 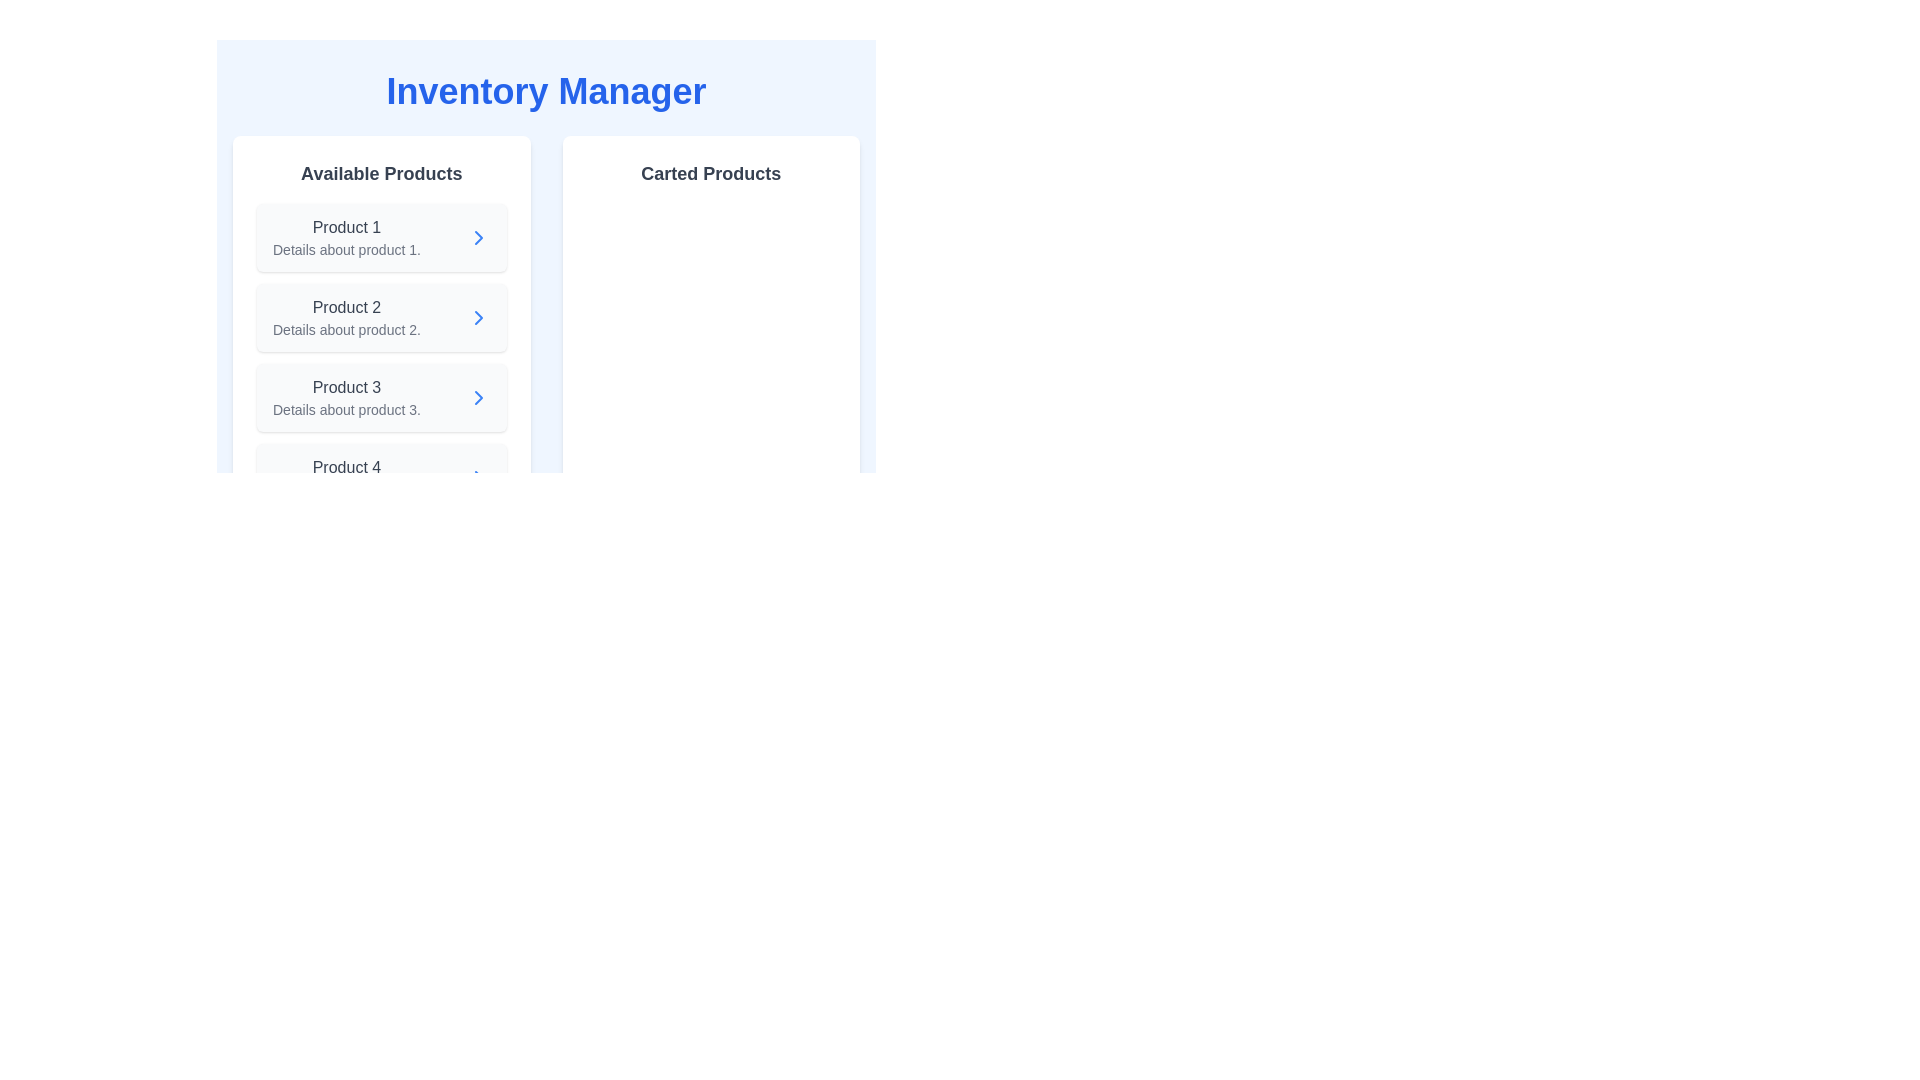 I want to click on text label displaying 'Details about product 3.' located below 'Product 3' in the 'Available Products' section, so click(x=346, y=408).